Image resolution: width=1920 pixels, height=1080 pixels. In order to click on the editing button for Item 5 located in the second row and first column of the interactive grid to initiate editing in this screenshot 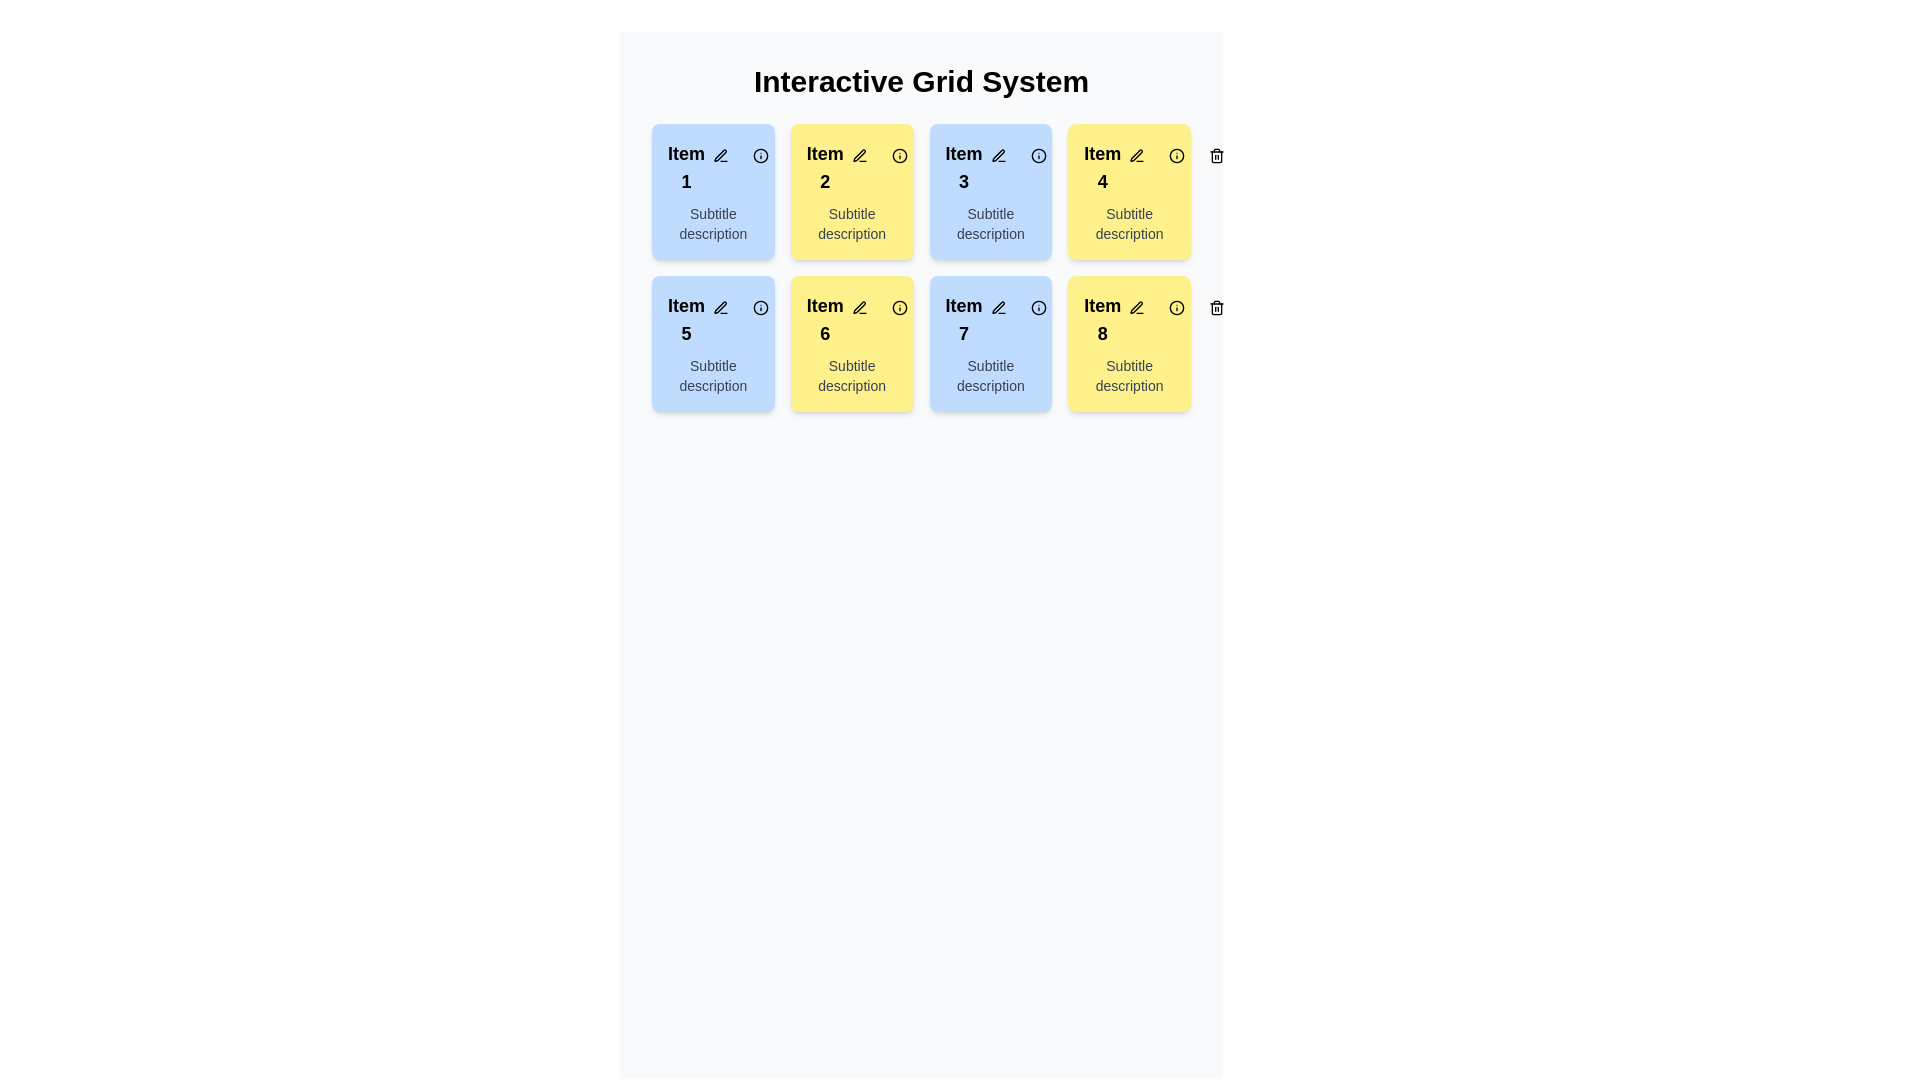, I will do `click(720, 308)`.